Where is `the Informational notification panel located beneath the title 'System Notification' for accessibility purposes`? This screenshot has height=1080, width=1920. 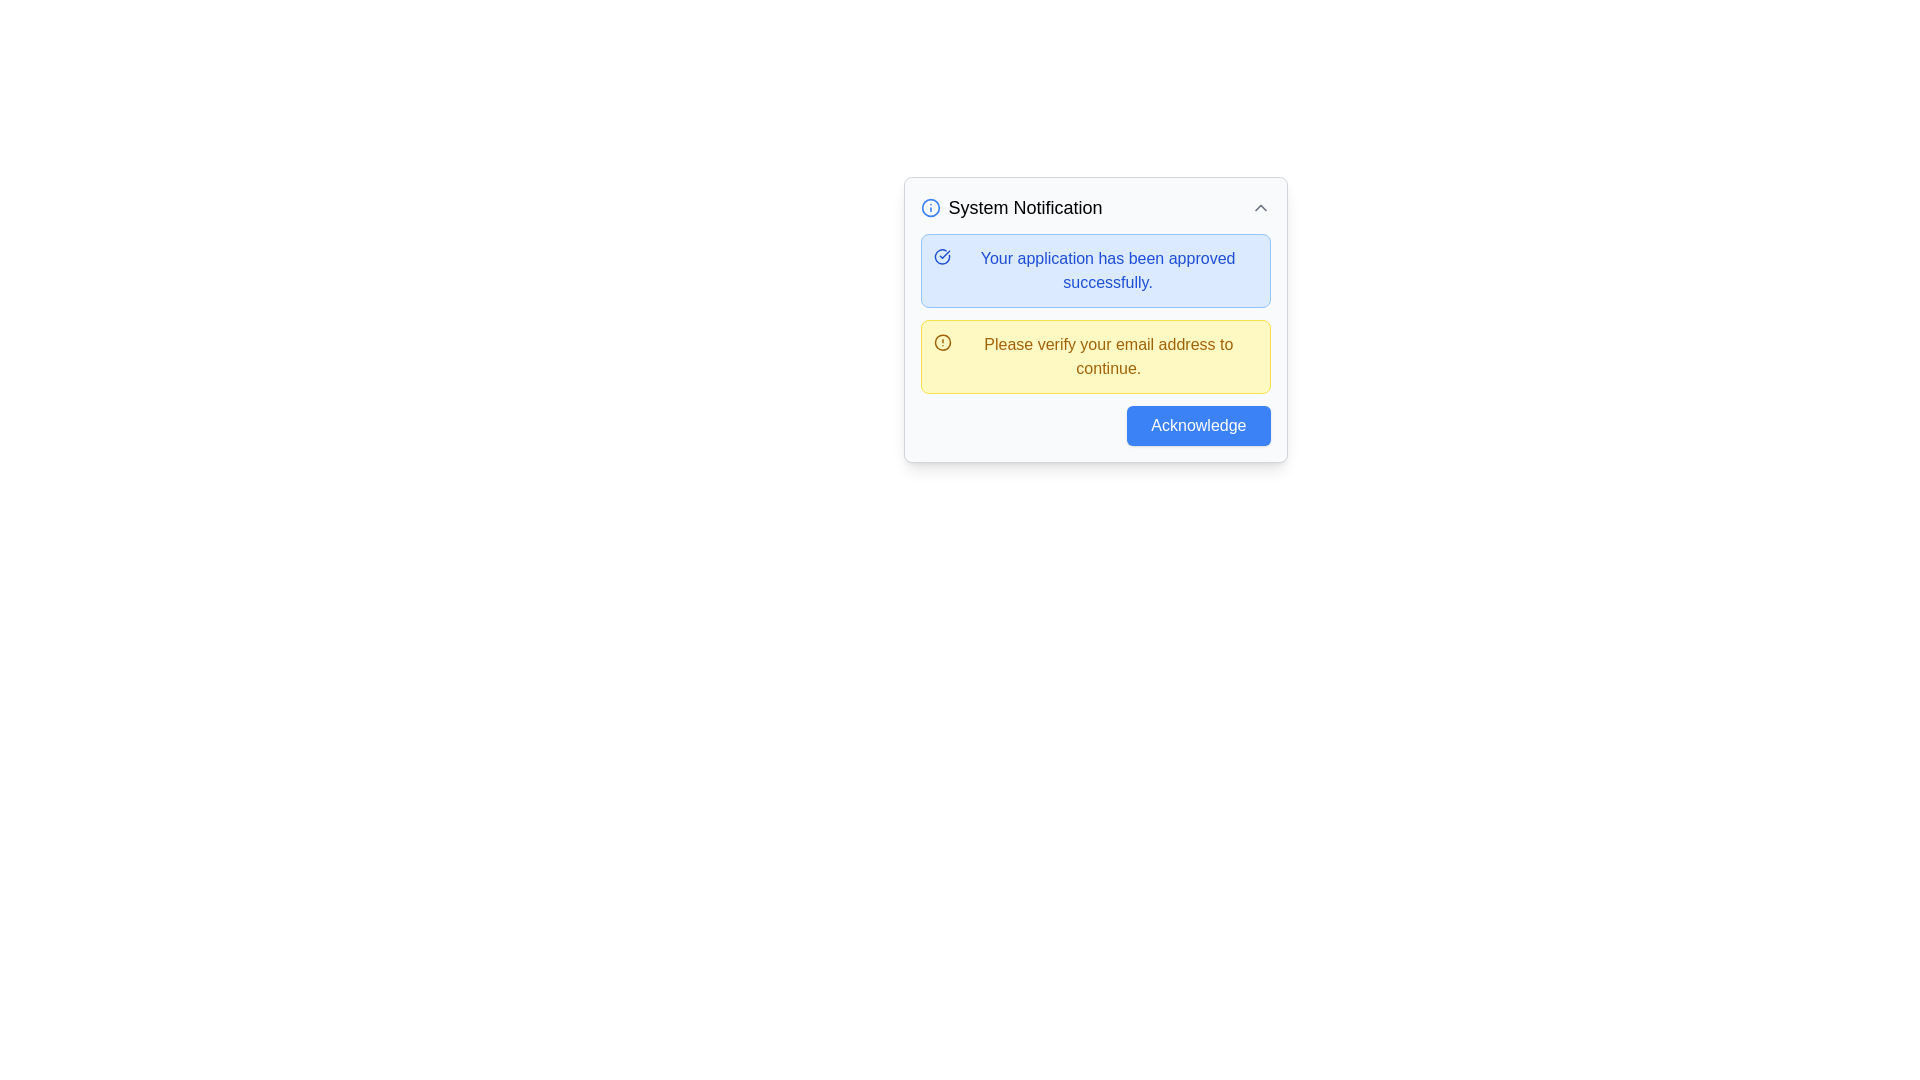 the Informational notification panel located beneath the title 'System Notification' for accessibility purposes is located at coordinates (1094, 270).